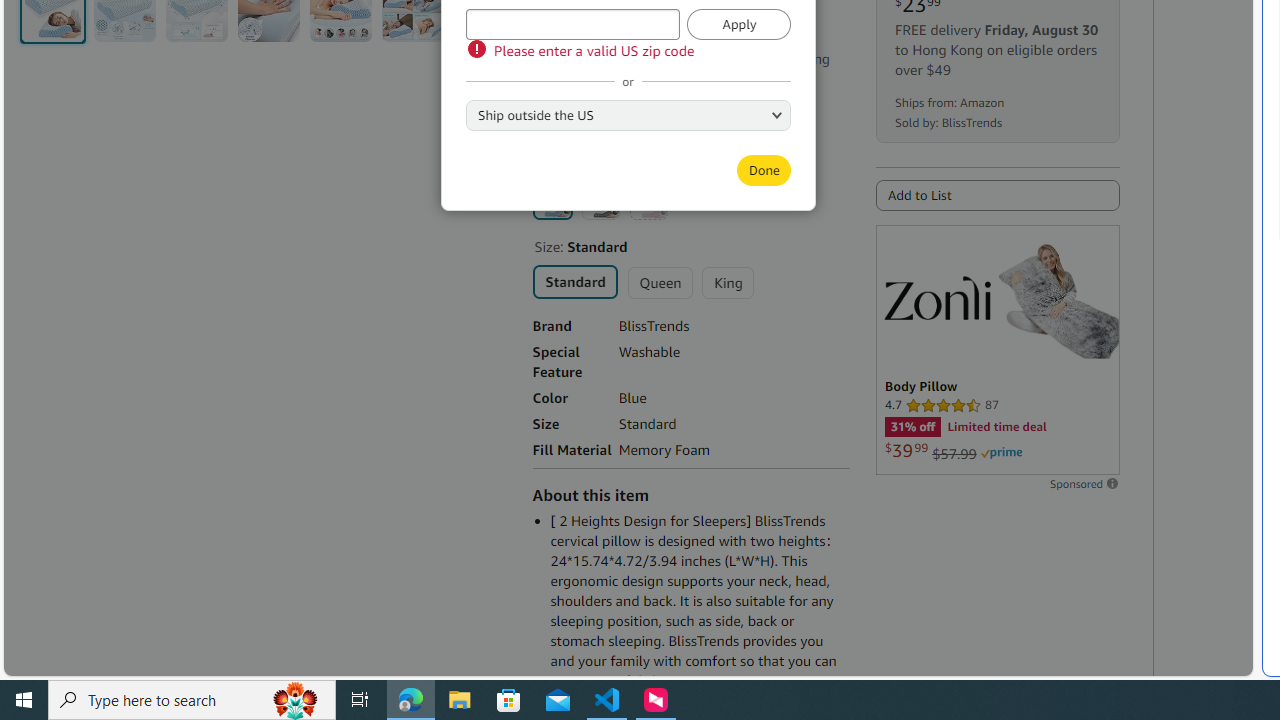 This screenshot has height=720, width=1280. What do you see at coordinates (997, 348) in the screenshot?
I see `'Sponsored ad'` at bounding box center [997, 348].